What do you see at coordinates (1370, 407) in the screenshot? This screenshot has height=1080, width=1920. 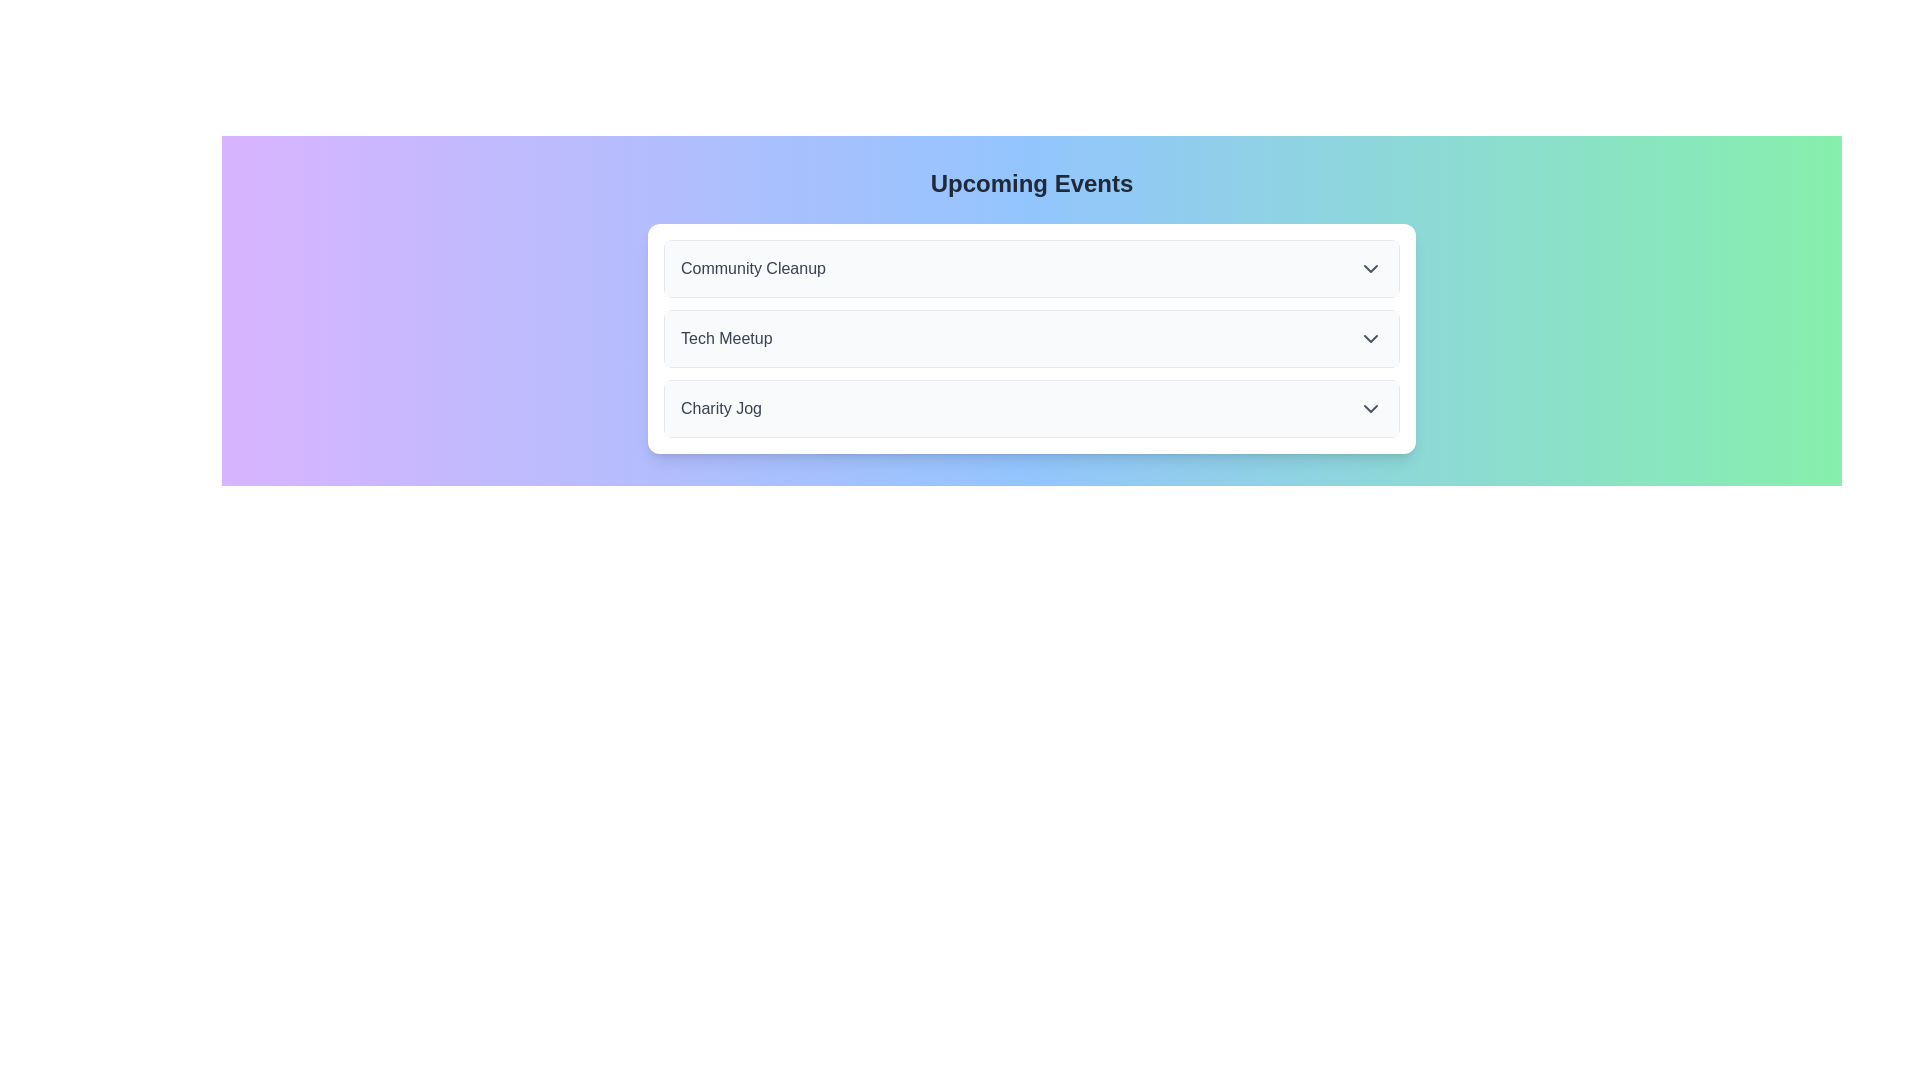 I see `the third downward-facing chevron icon in the 'Charity Jog' section` at bounding box center [1370, 407].